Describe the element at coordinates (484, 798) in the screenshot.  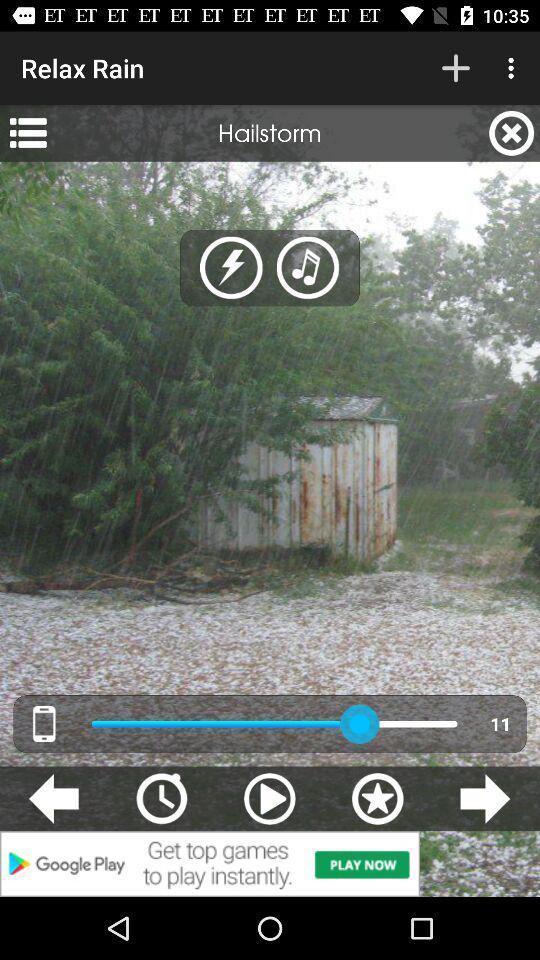
I see `the arrow_forward icon` at that location.